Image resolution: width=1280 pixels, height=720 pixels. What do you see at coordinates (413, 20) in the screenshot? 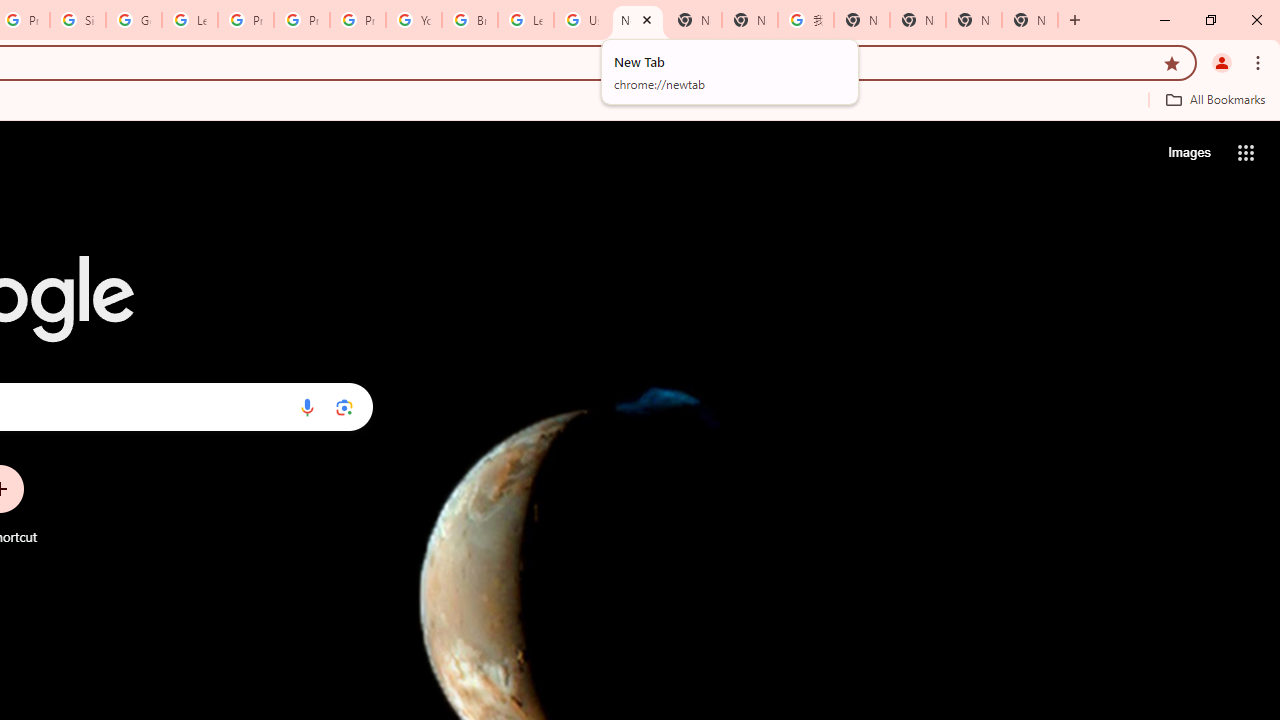
I see `'YouTube'` at bounding box center [413, 20].